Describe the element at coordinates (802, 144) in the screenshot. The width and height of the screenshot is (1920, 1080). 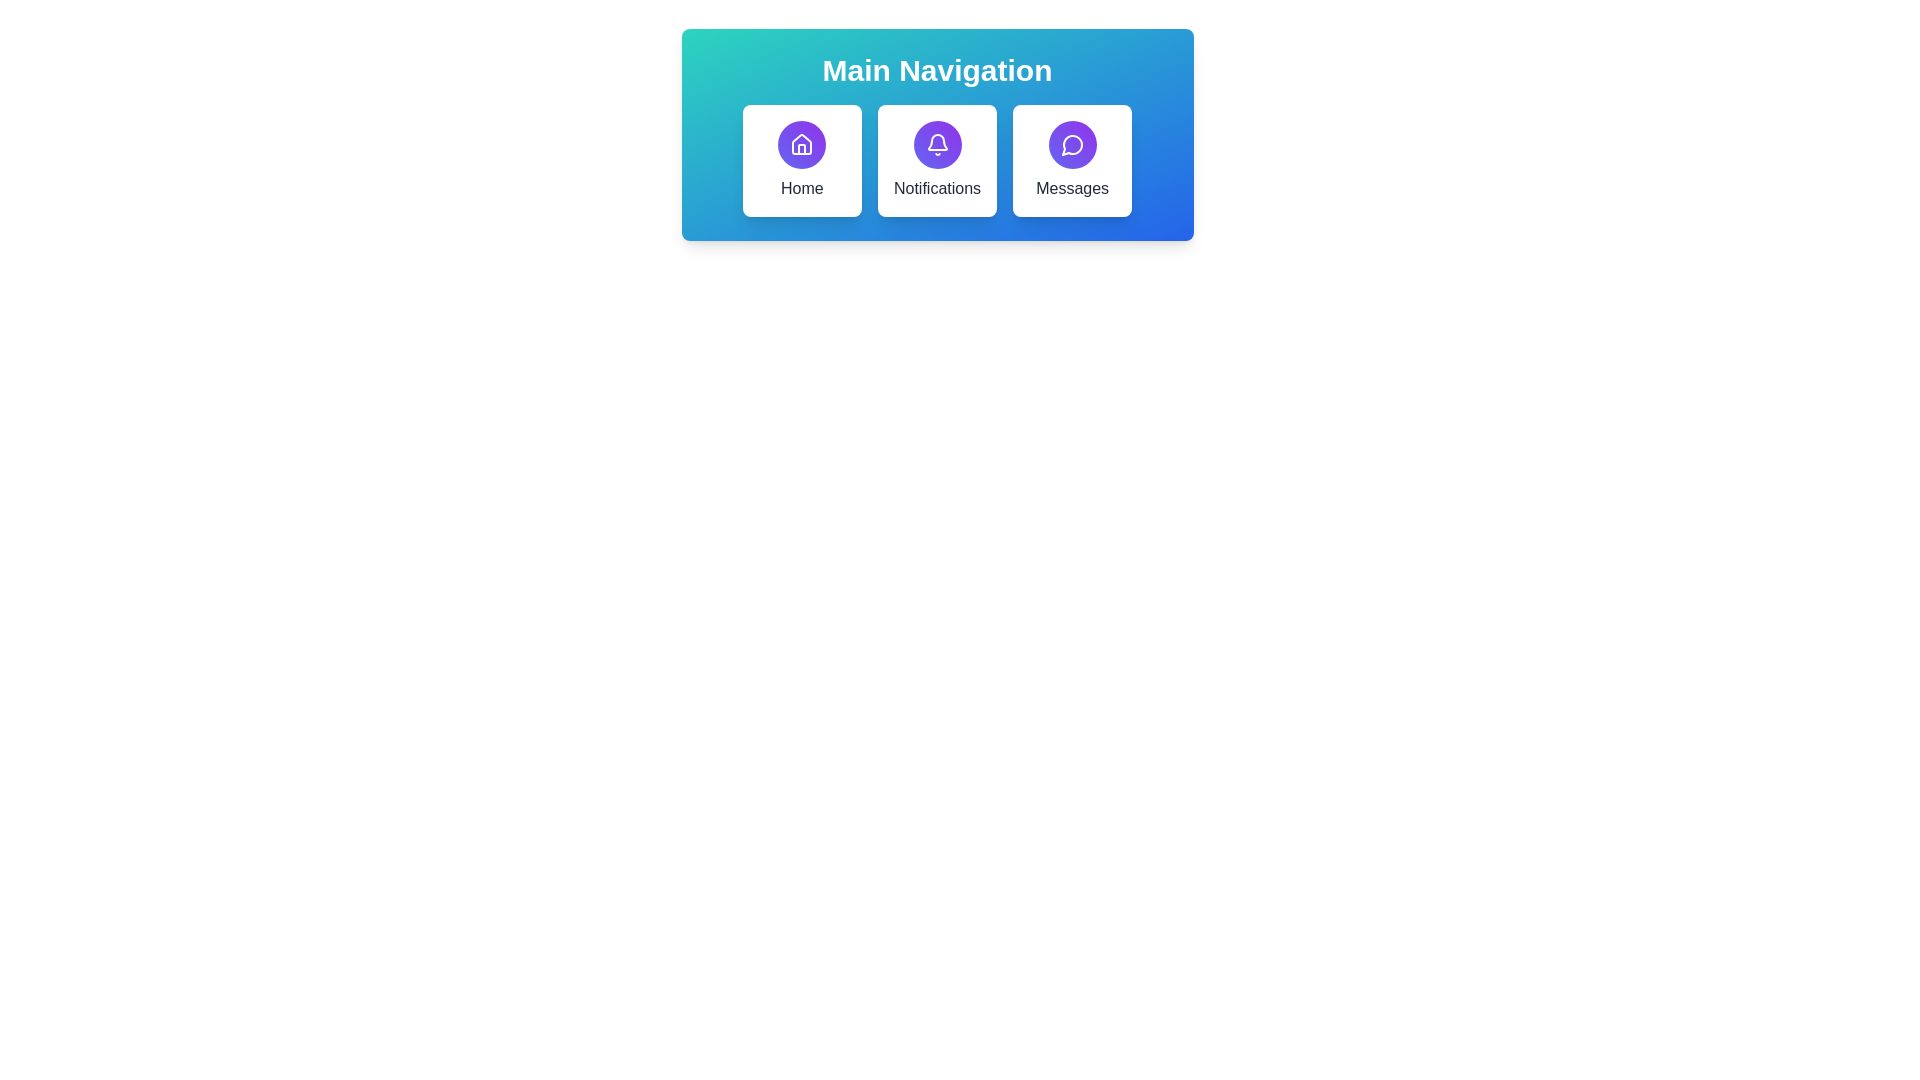
I see `the house icon in the Main Navigation card, which is the leftmost of three circular icons above the 'Home' label` at that location.